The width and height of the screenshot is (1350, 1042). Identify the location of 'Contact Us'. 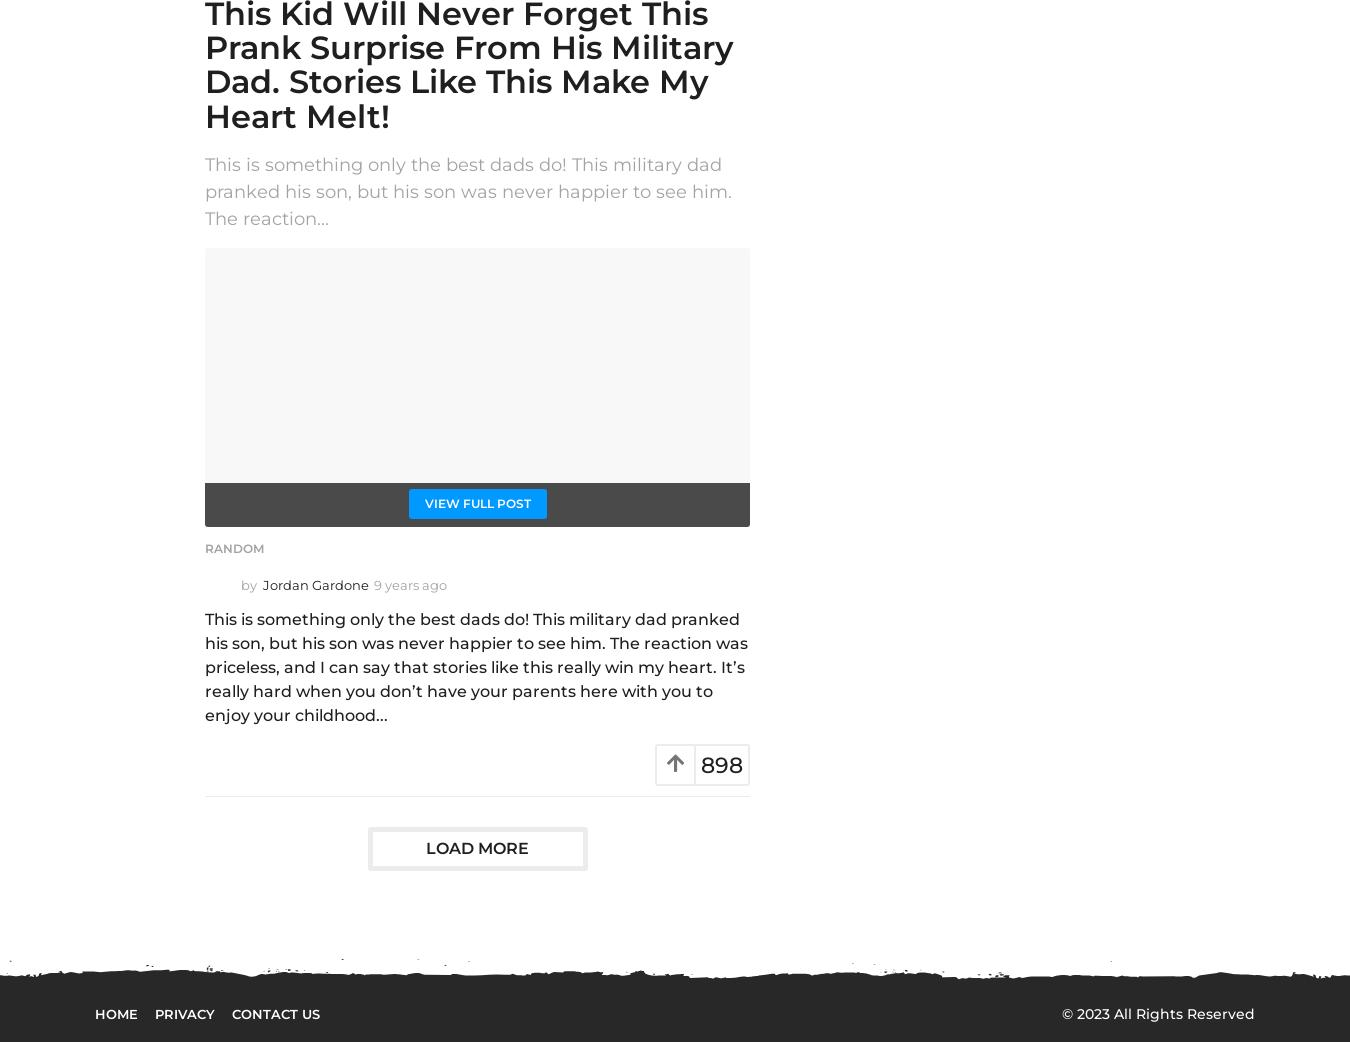
(231, 1013).